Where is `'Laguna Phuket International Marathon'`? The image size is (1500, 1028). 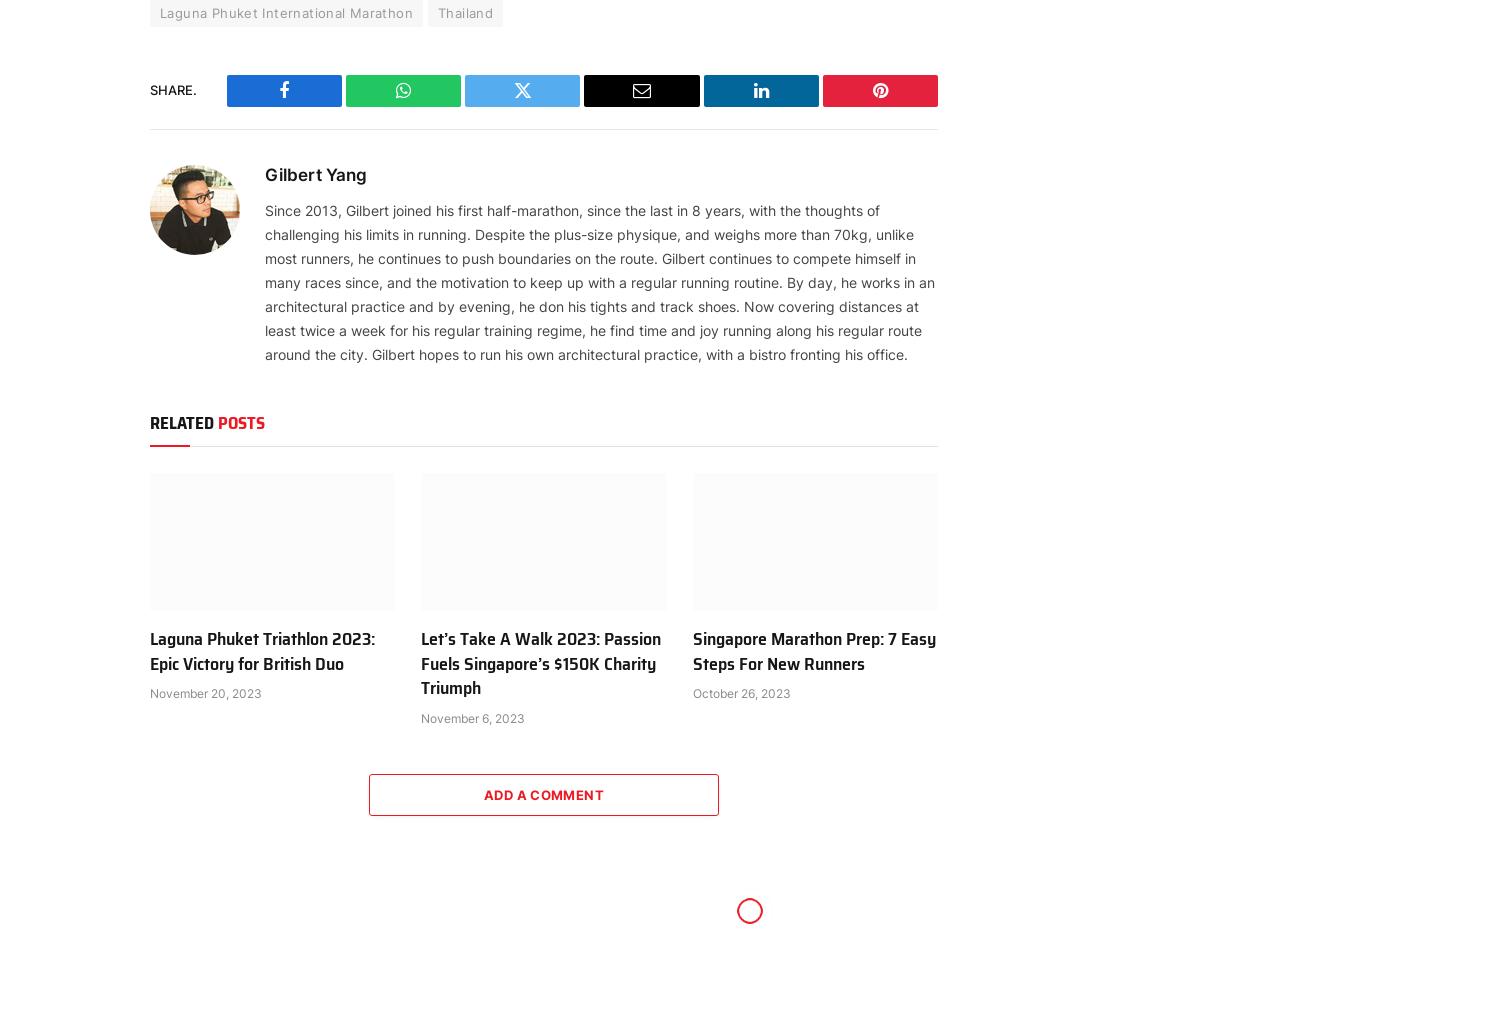
'Laguna Phuket International Marathon' is located at coordinates (286, 10).